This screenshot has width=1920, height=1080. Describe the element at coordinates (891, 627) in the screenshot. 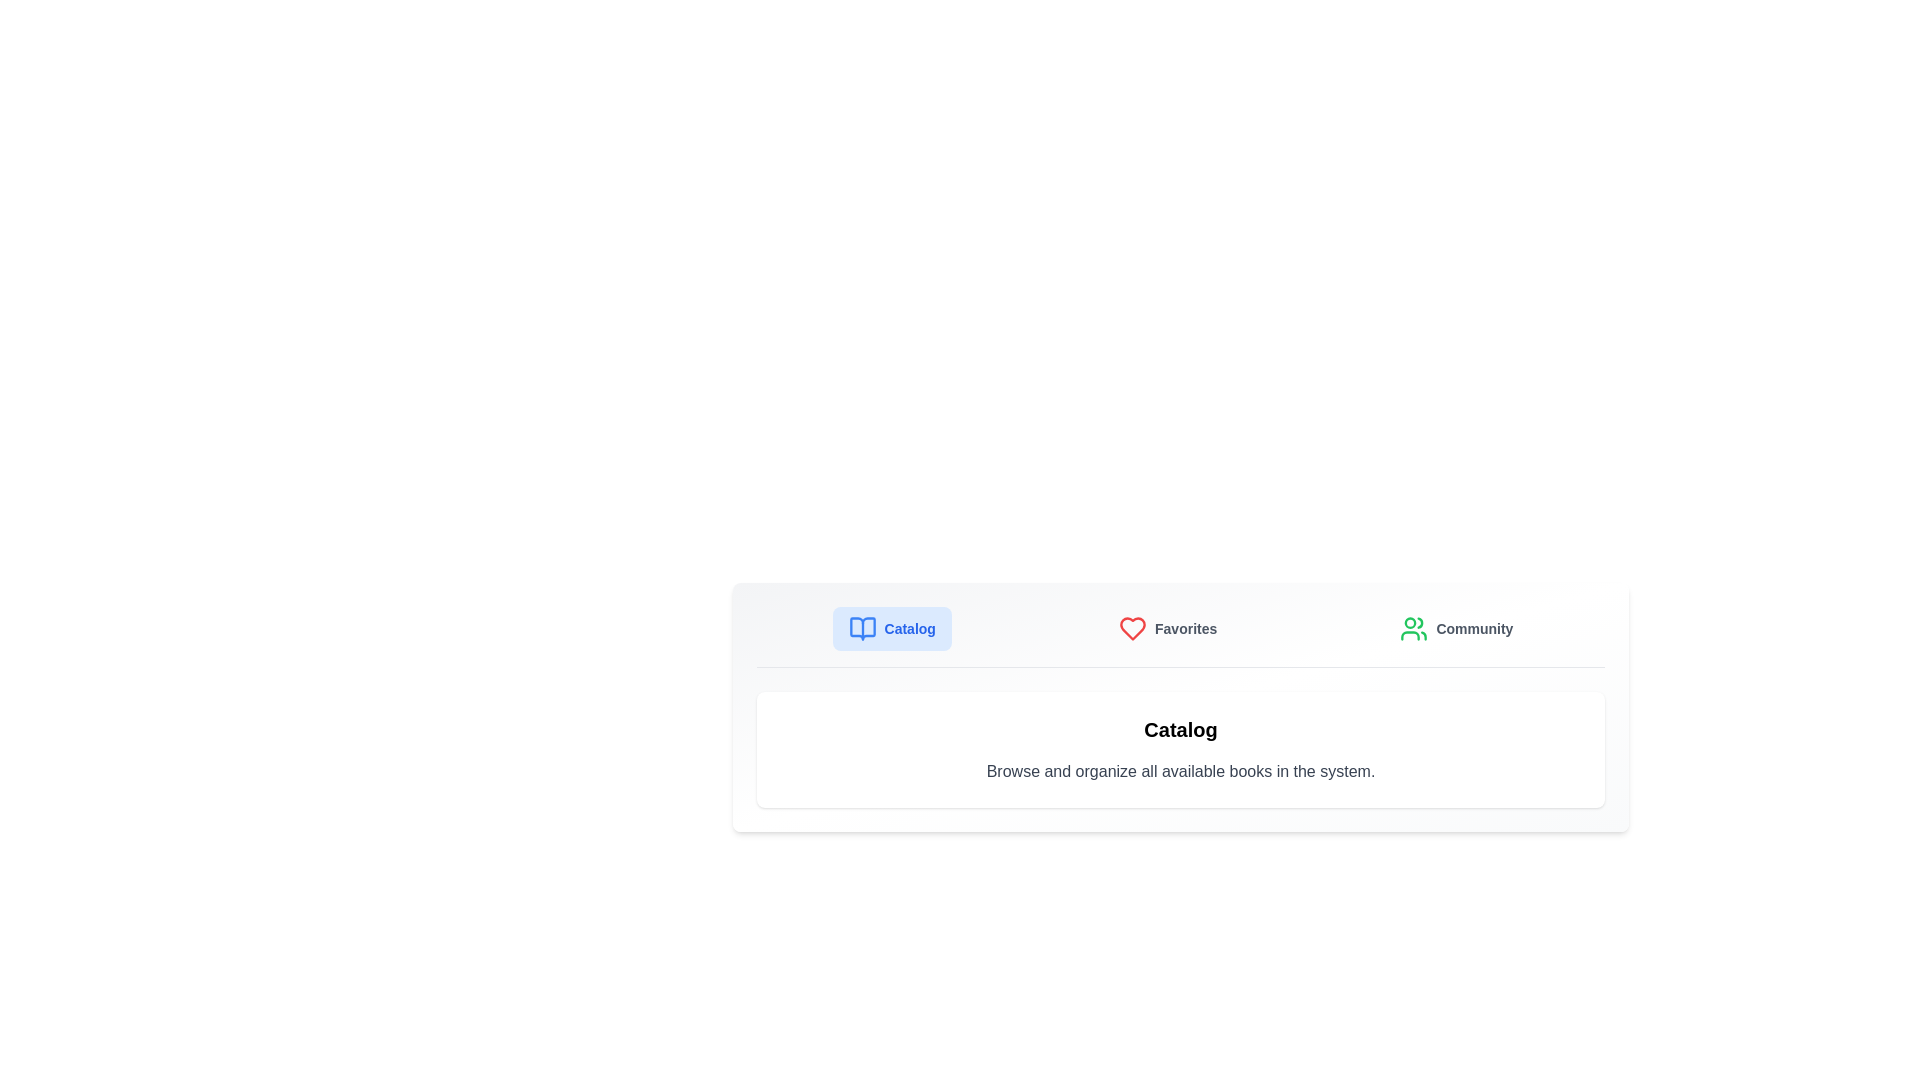

I see `the Catalog tab by clicking on its button` at that location.